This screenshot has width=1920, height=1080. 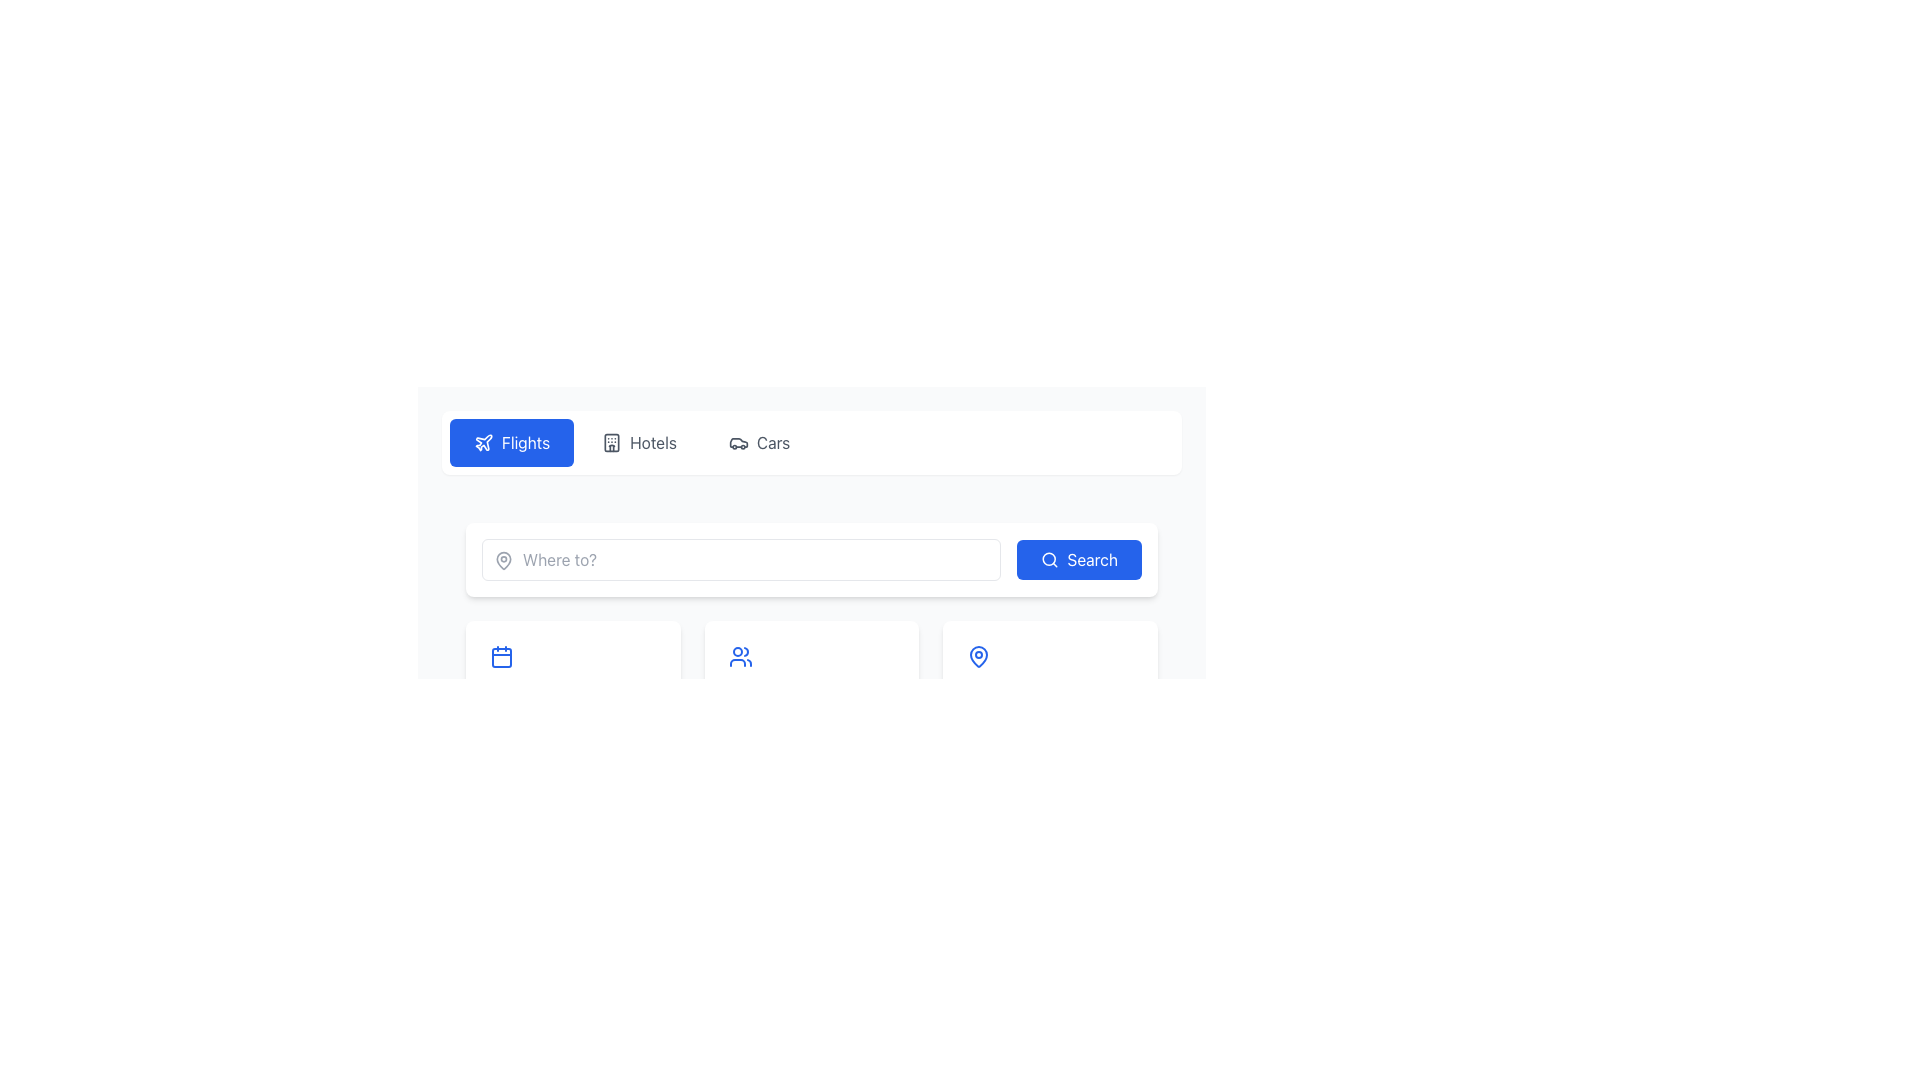 I want to click on the search button containing the magnifying glass icon, so click(x=1049, y=559).